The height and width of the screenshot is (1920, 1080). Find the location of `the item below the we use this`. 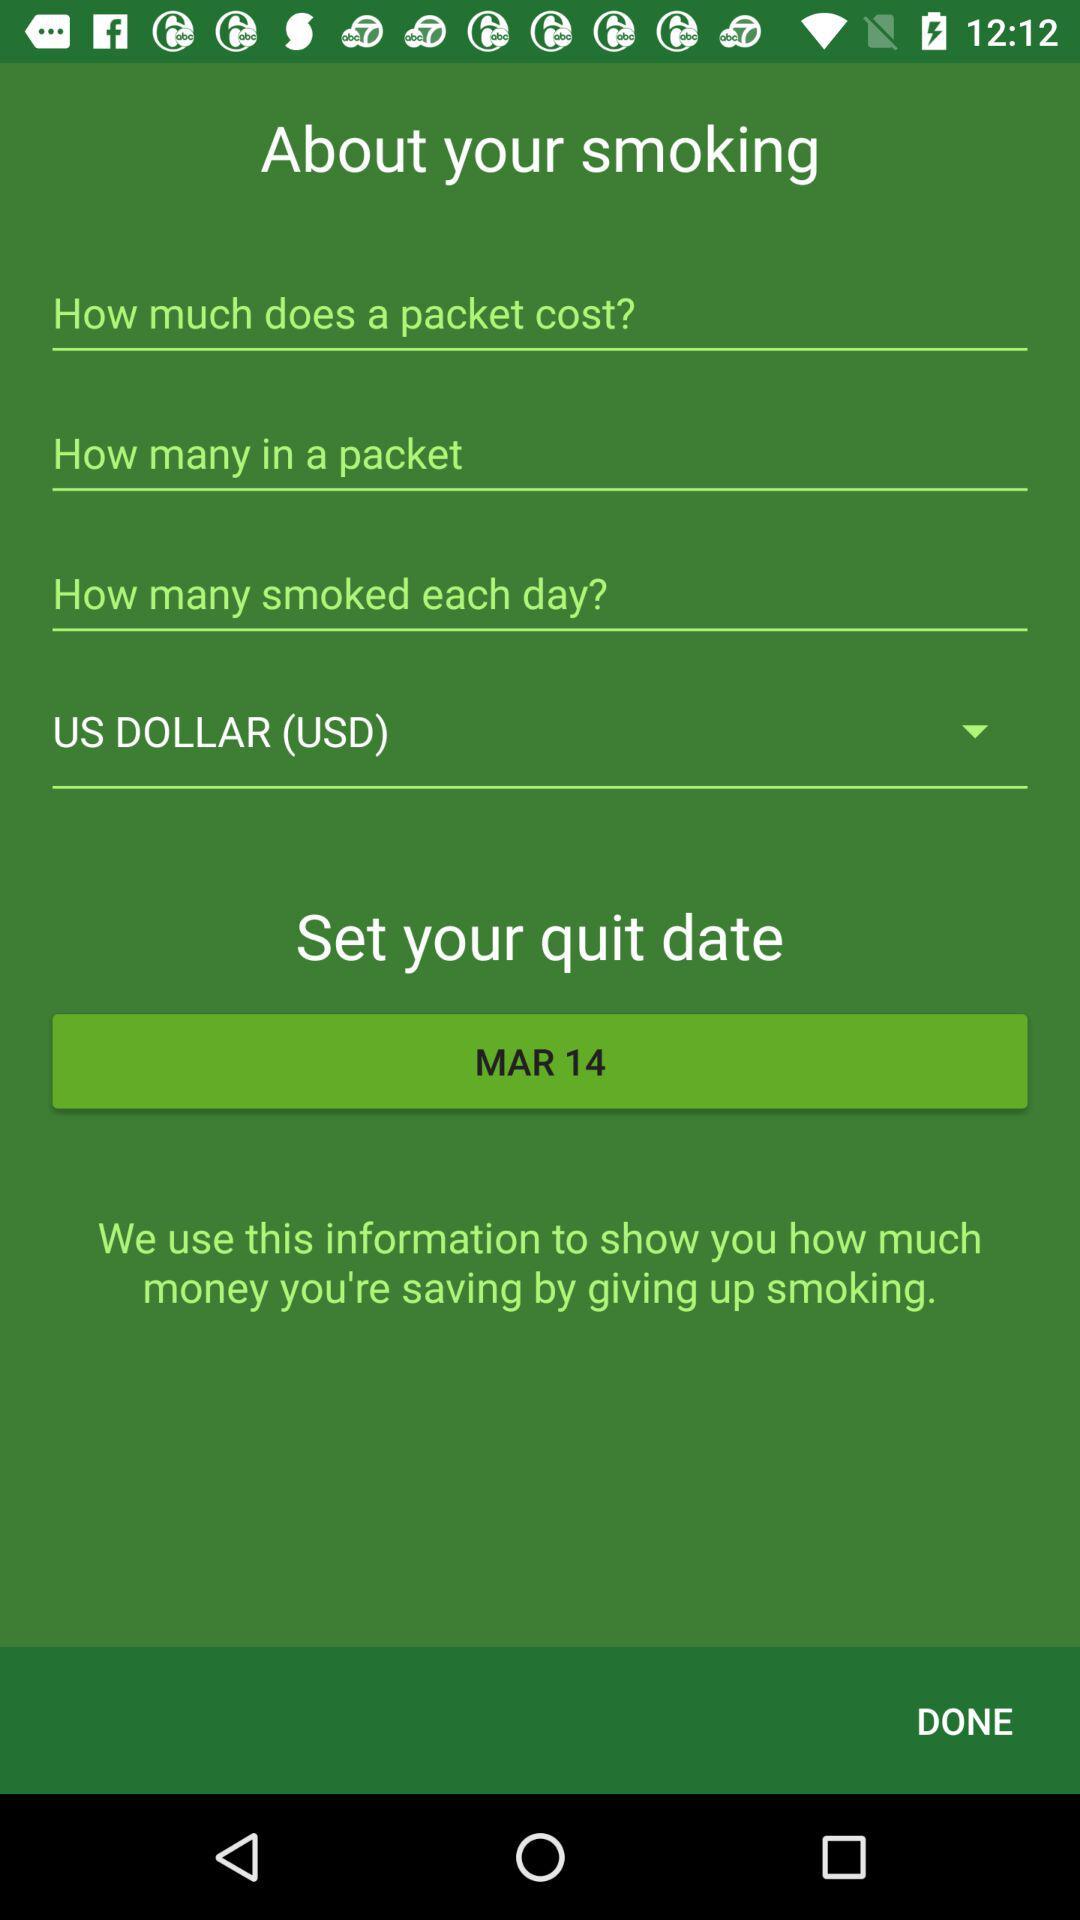

the item below the we use this is located at coordinates (963, 1719).